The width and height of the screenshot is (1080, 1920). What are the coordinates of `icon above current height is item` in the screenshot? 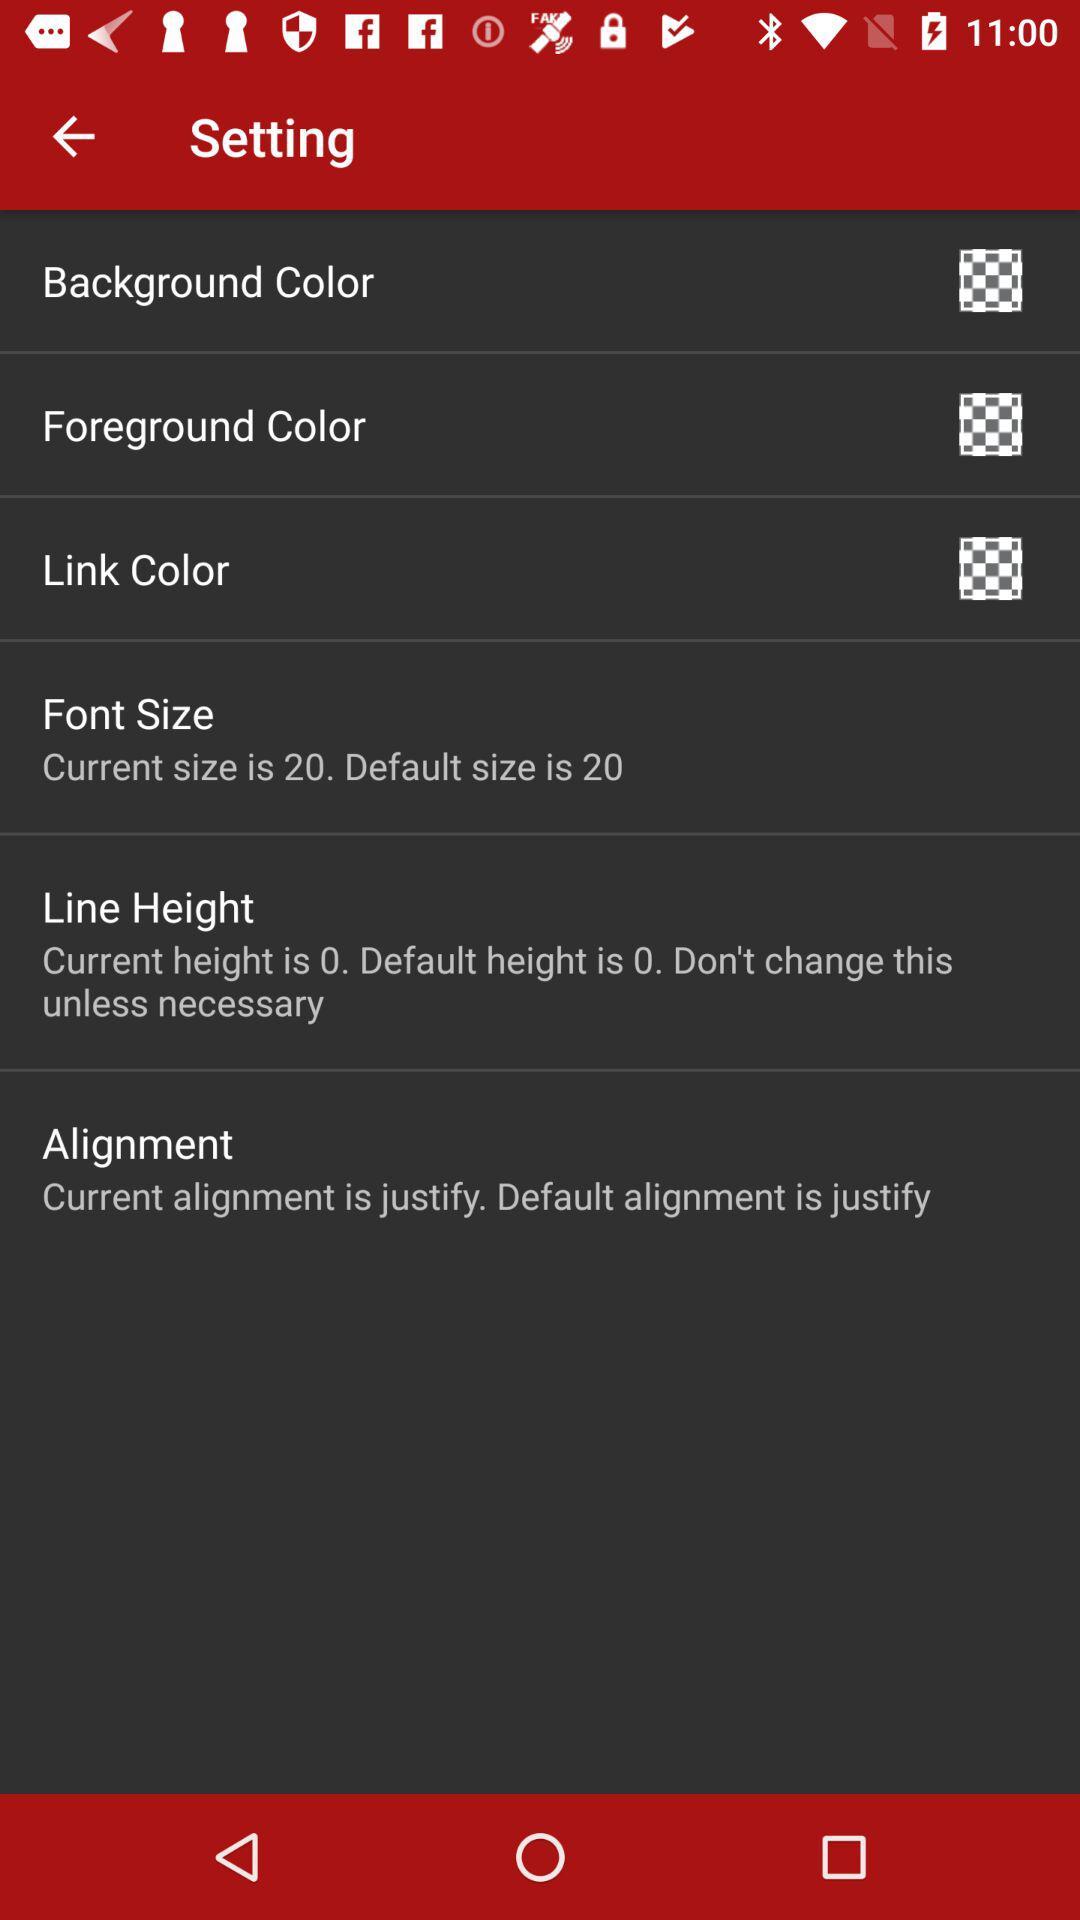 It's located at (990, 567).